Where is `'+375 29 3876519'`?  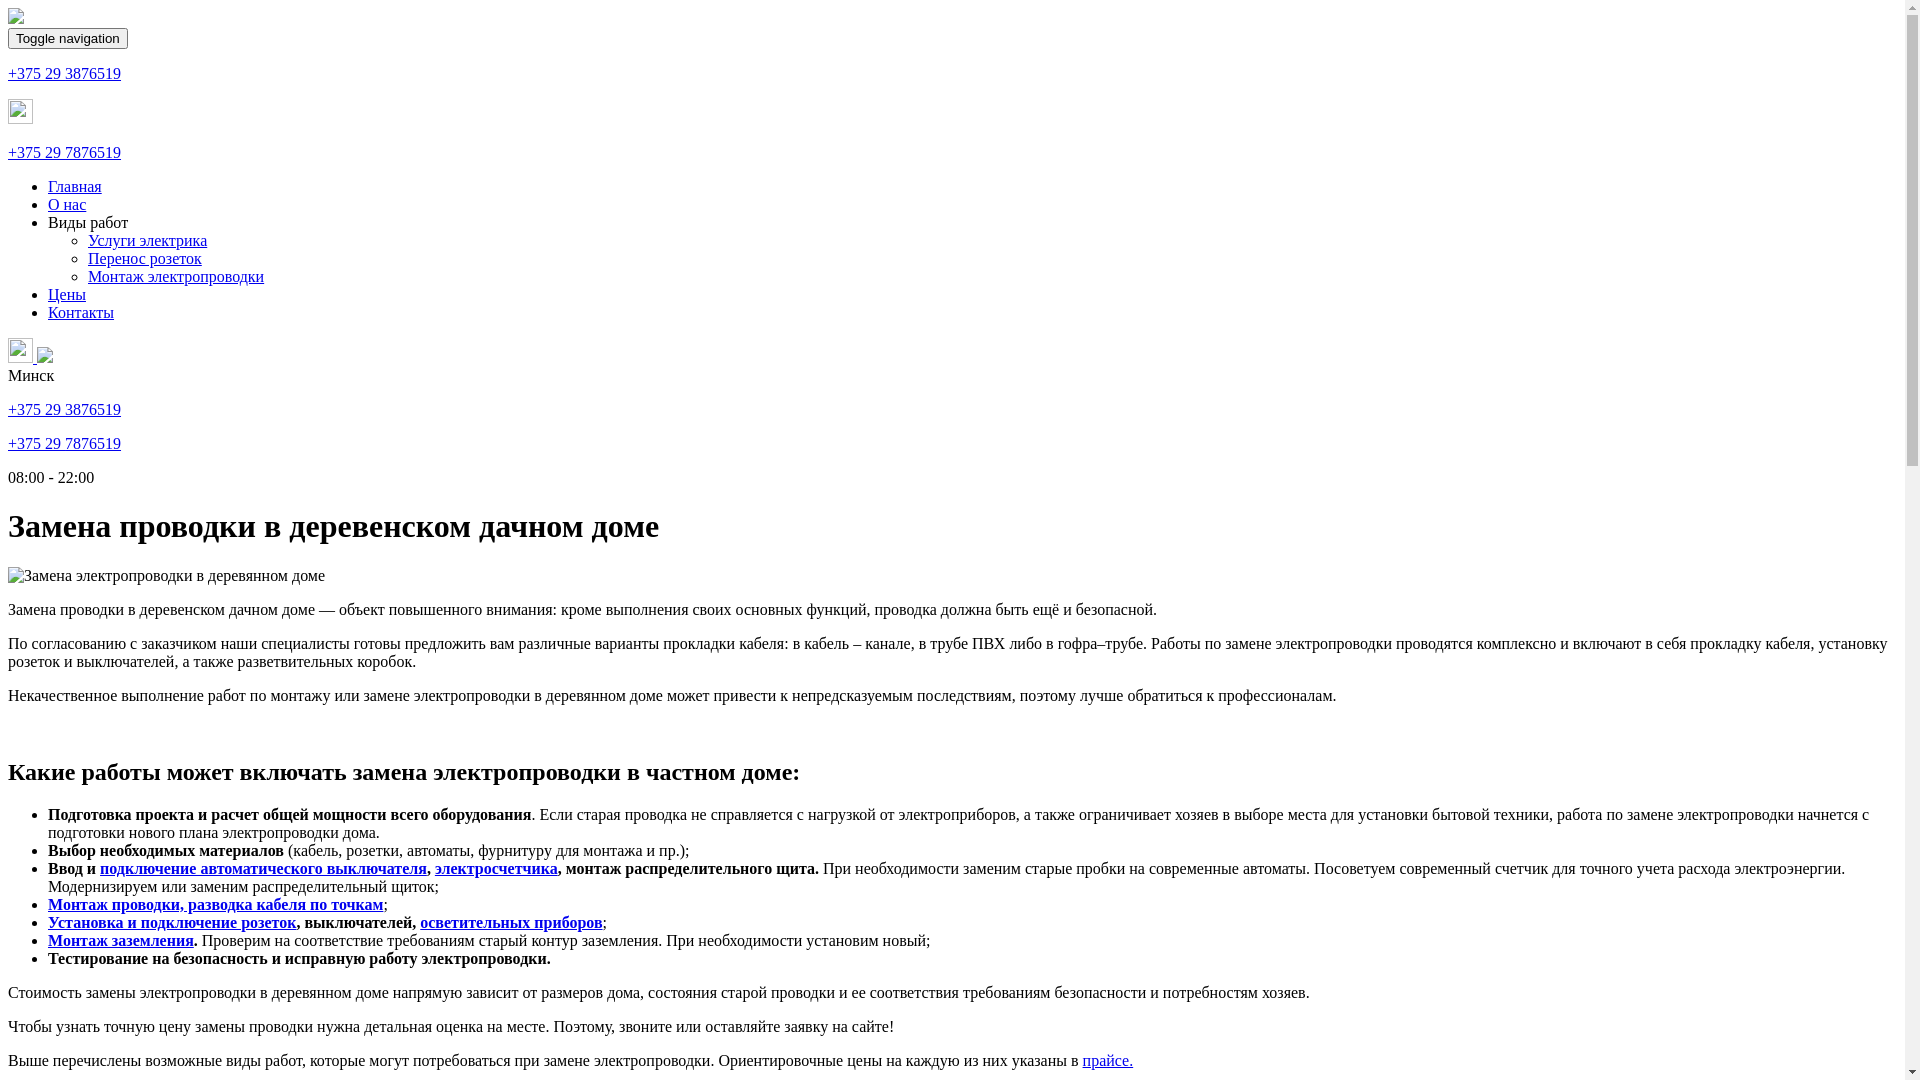
'+375 29 3876519' is located at coordinates (8, 408).